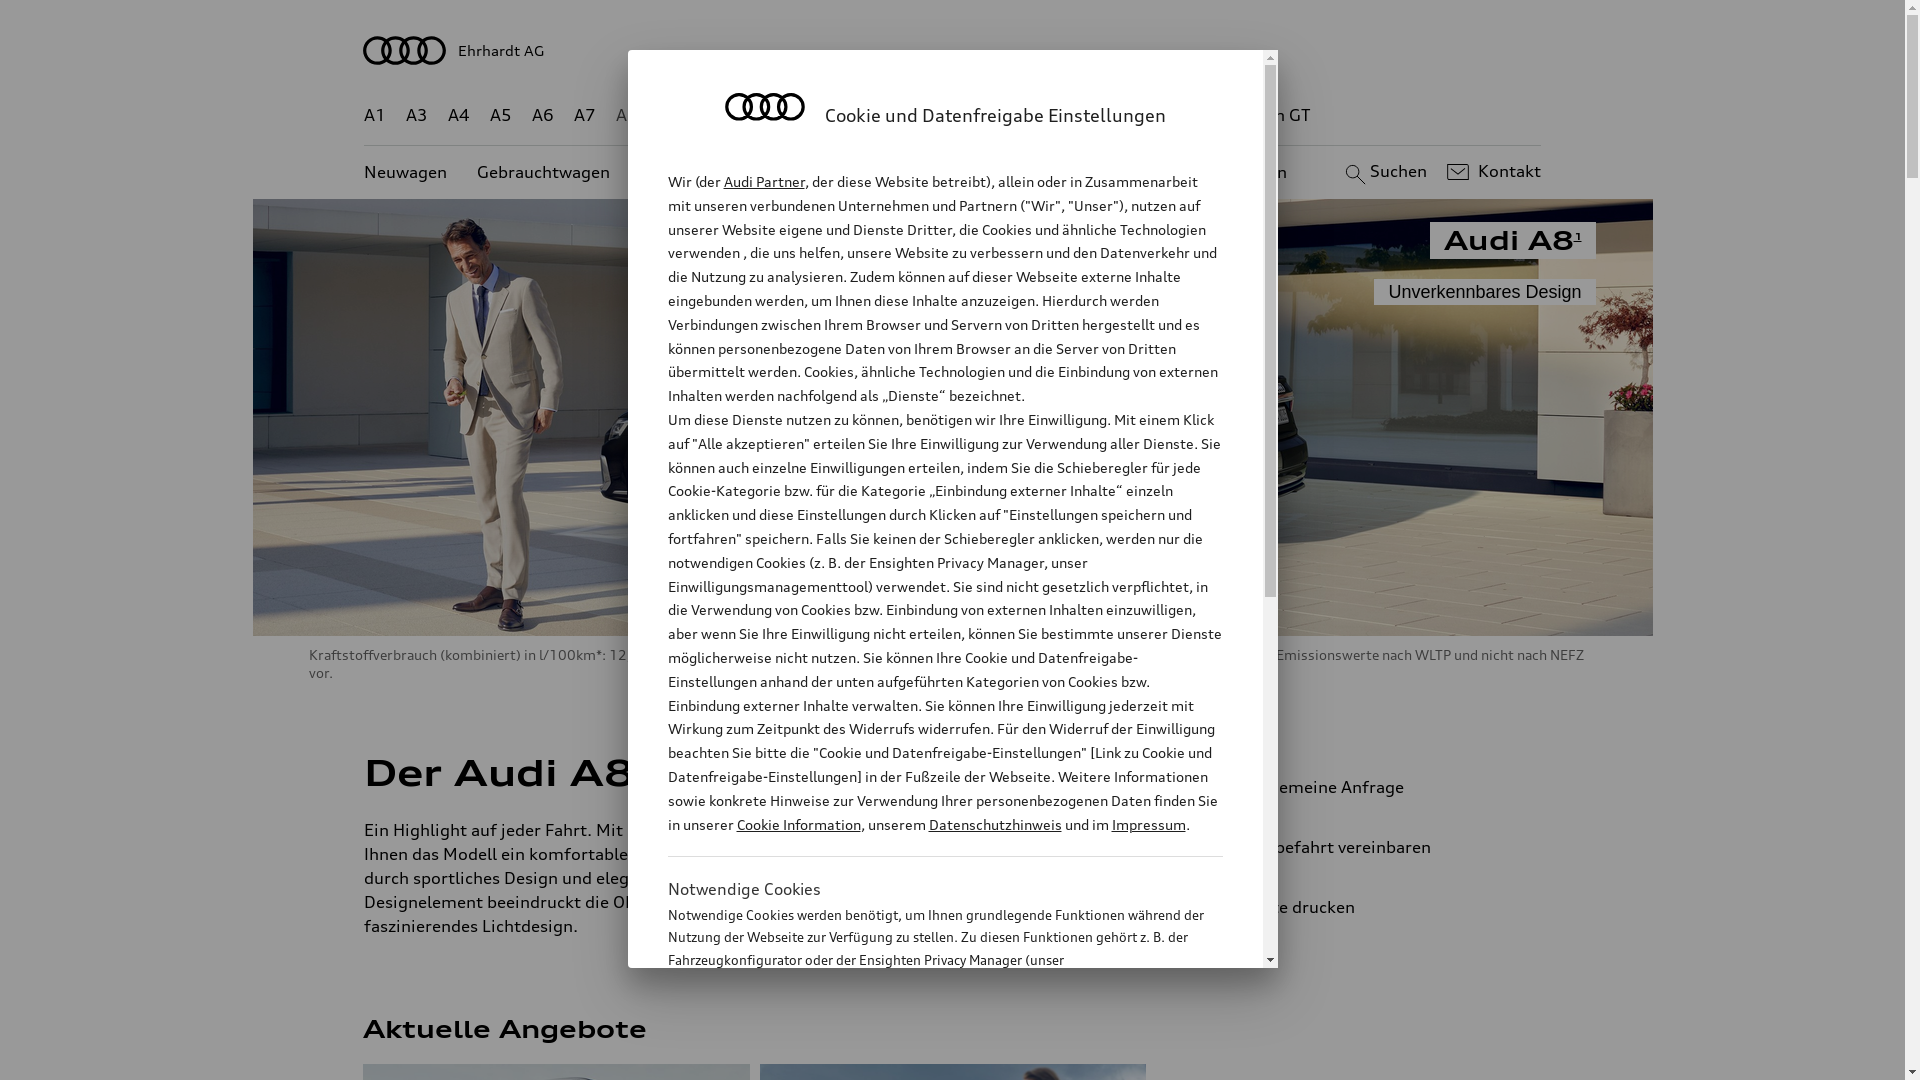  I want to click on 'A8', so click(626, 115).